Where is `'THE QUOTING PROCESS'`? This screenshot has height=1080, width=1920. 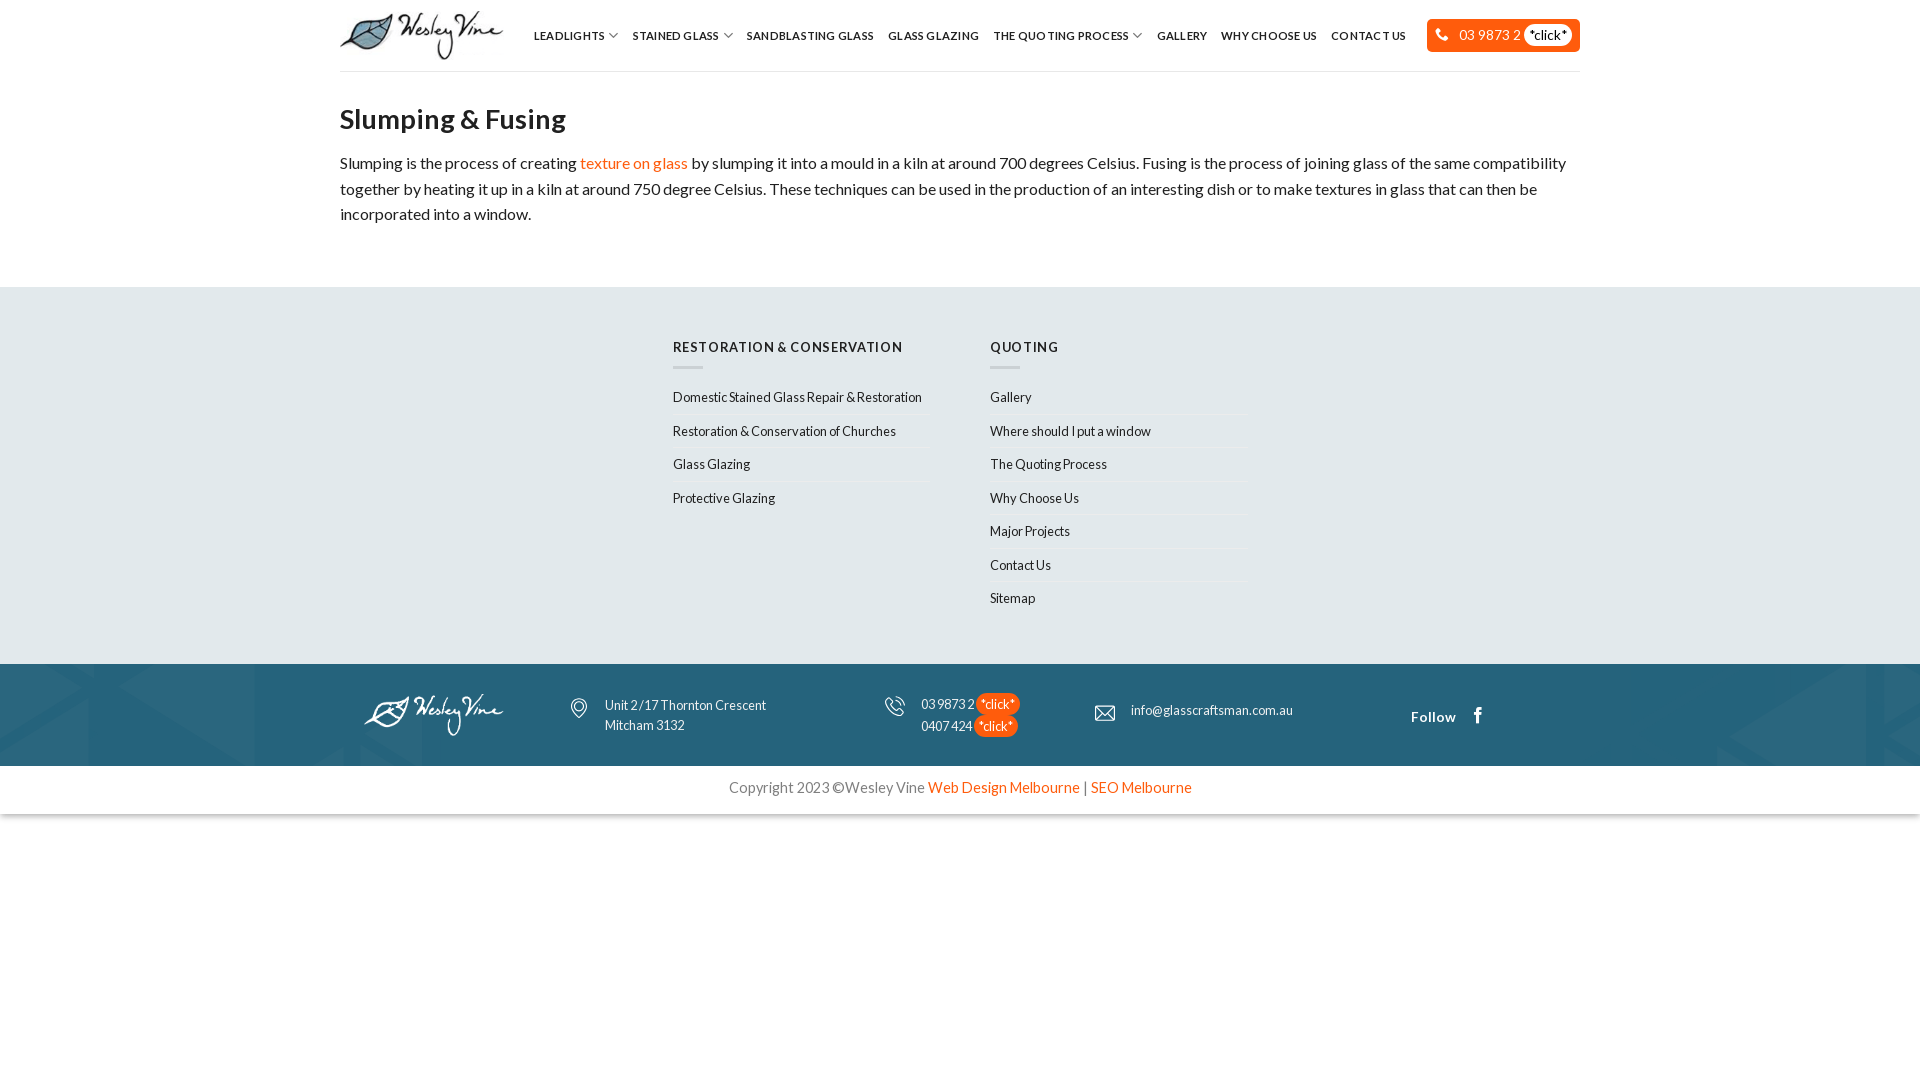 'THE QUOTING PROCESS' is located at coordinates (993, 35).